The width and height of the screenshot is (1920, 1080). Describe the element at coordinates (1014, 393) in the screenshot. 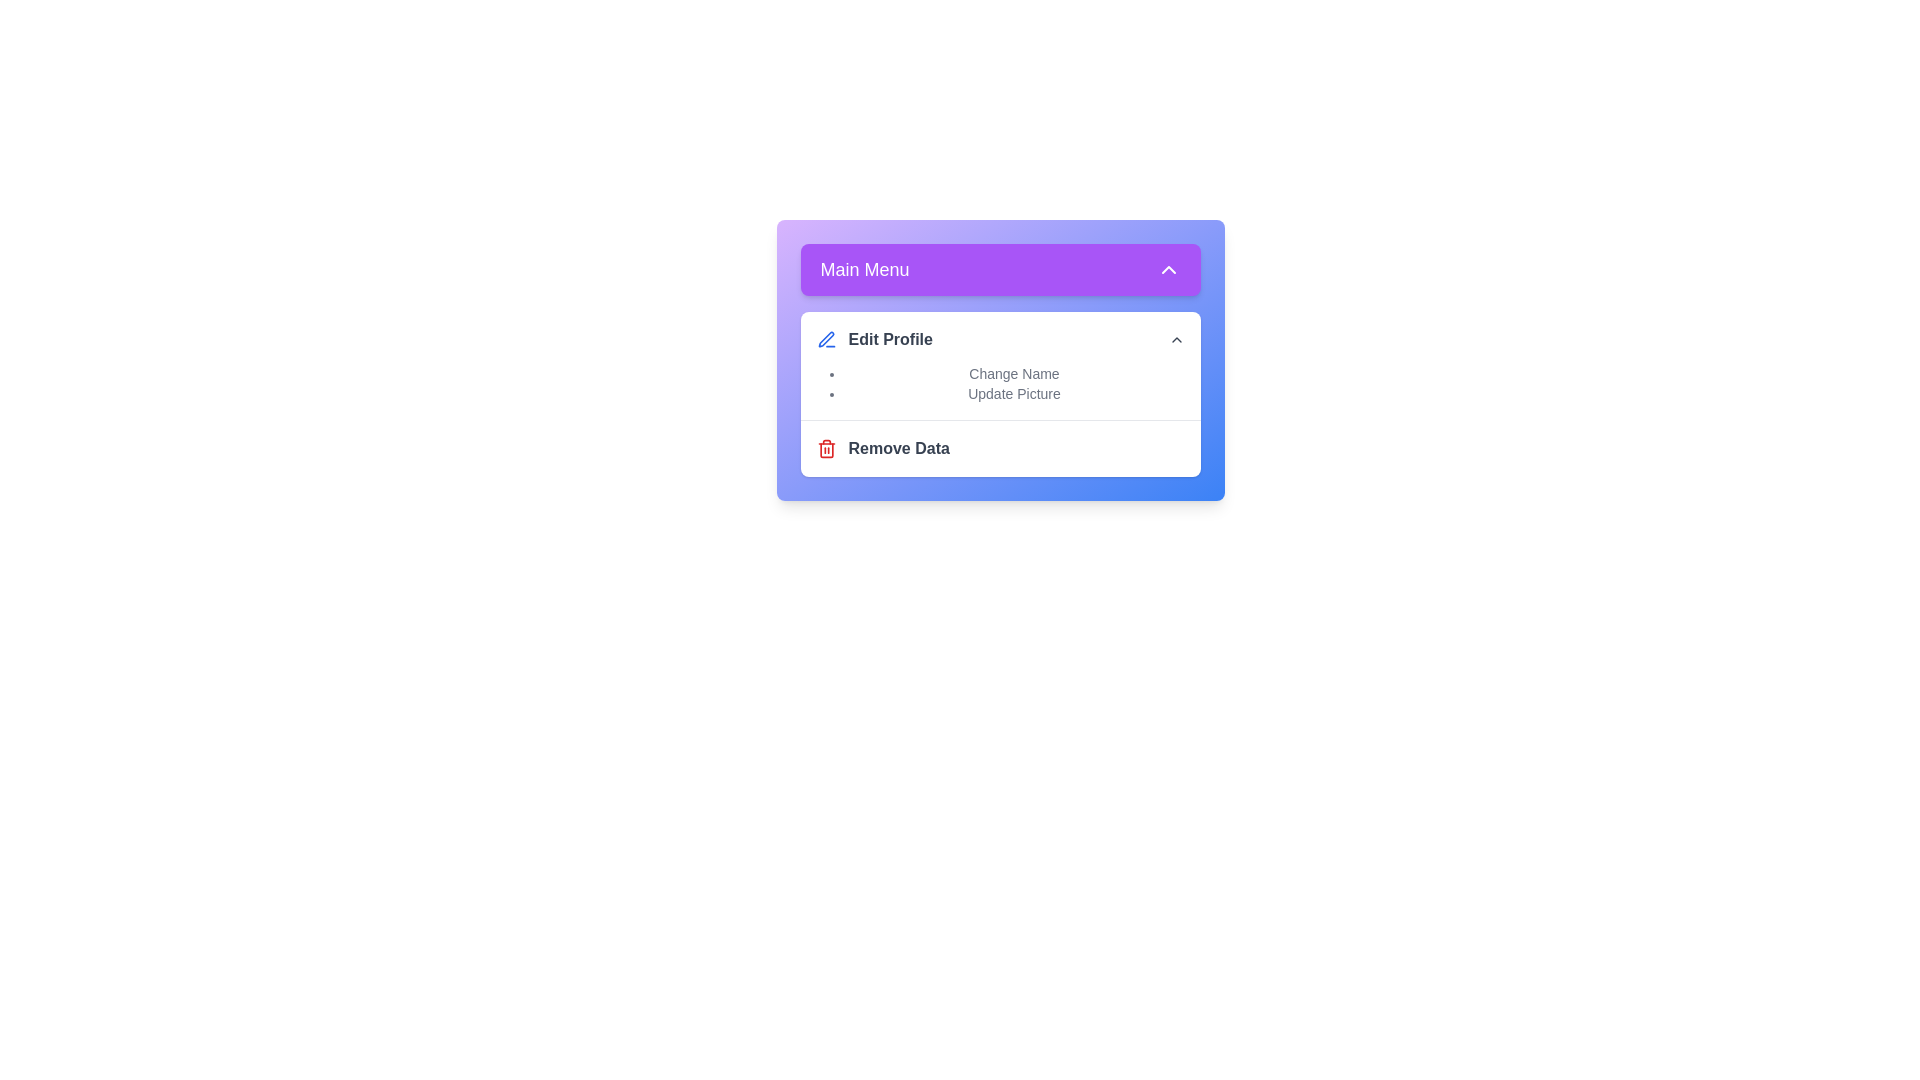

I see `the 'Update Picture' option in the submenu` at that location.